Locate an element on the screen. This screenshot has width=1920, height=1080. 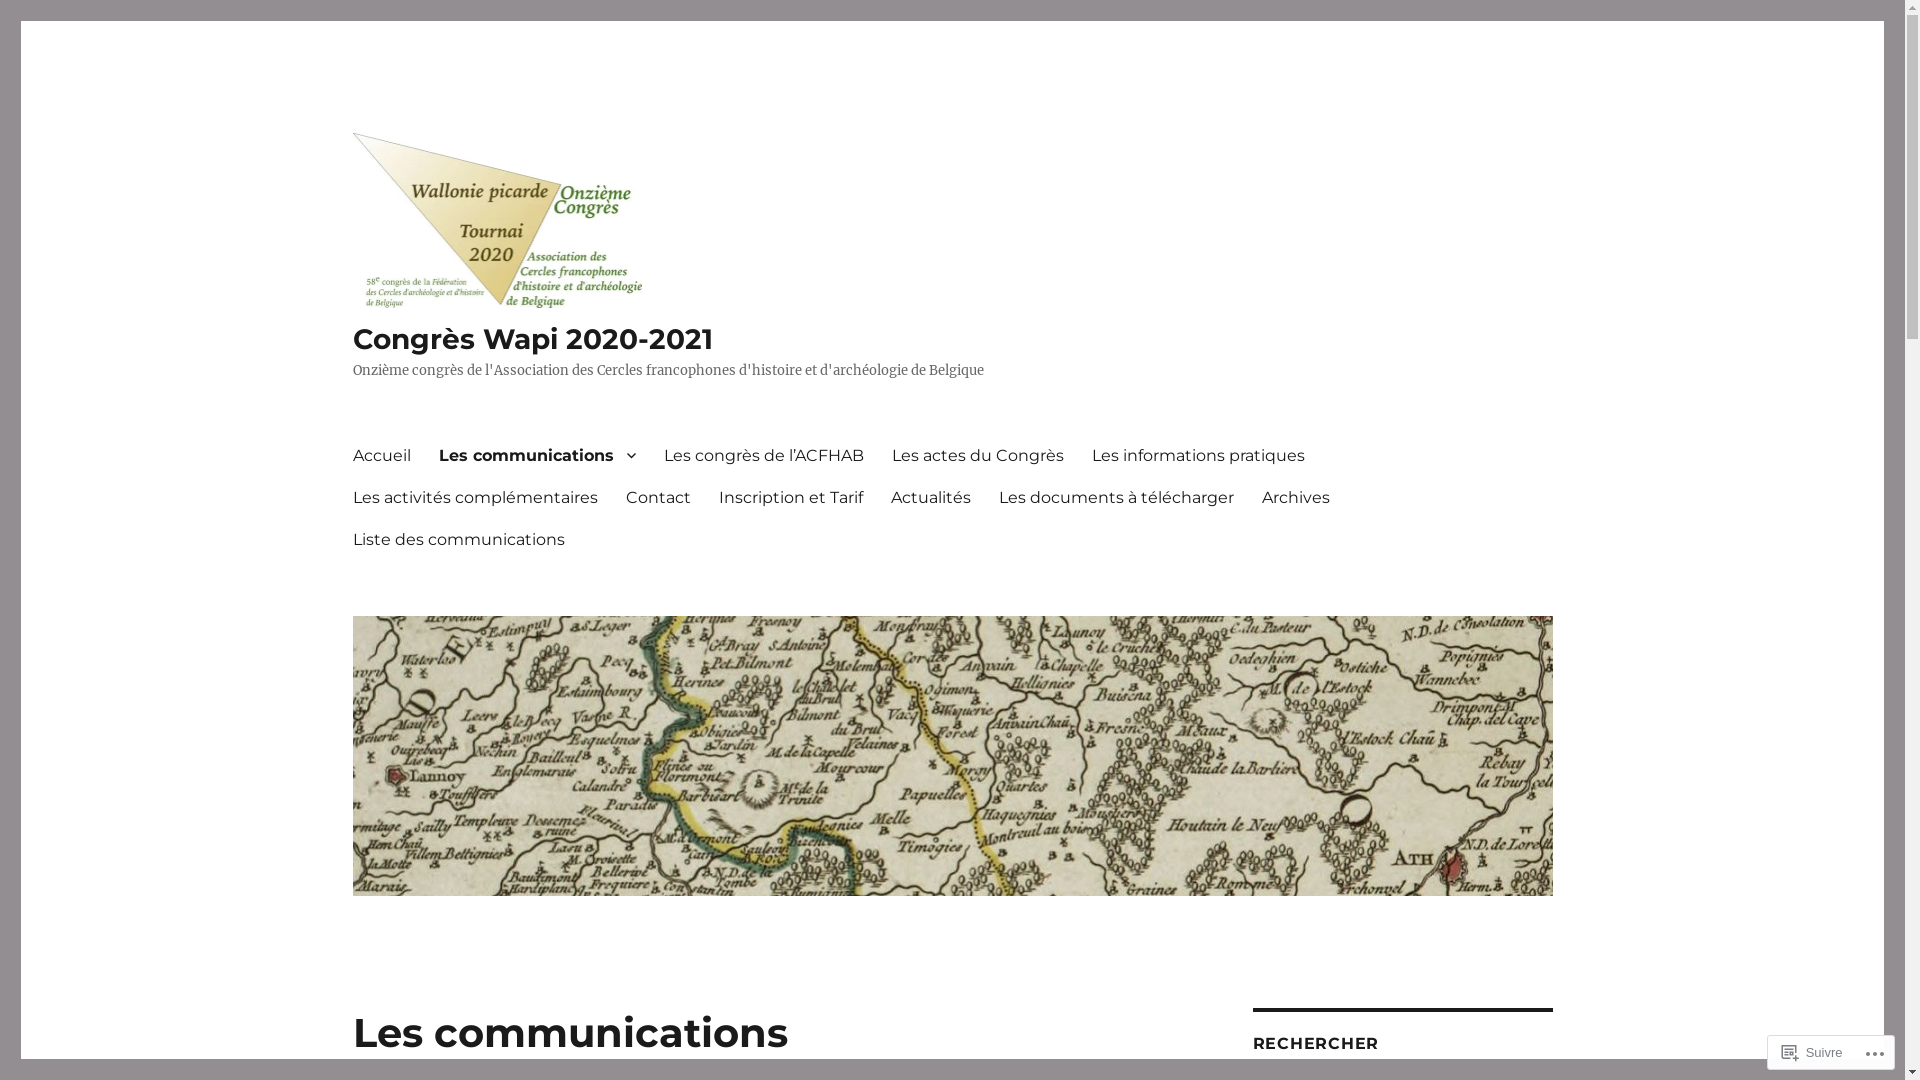
'Les communications' is located at coordinates (536, 455).